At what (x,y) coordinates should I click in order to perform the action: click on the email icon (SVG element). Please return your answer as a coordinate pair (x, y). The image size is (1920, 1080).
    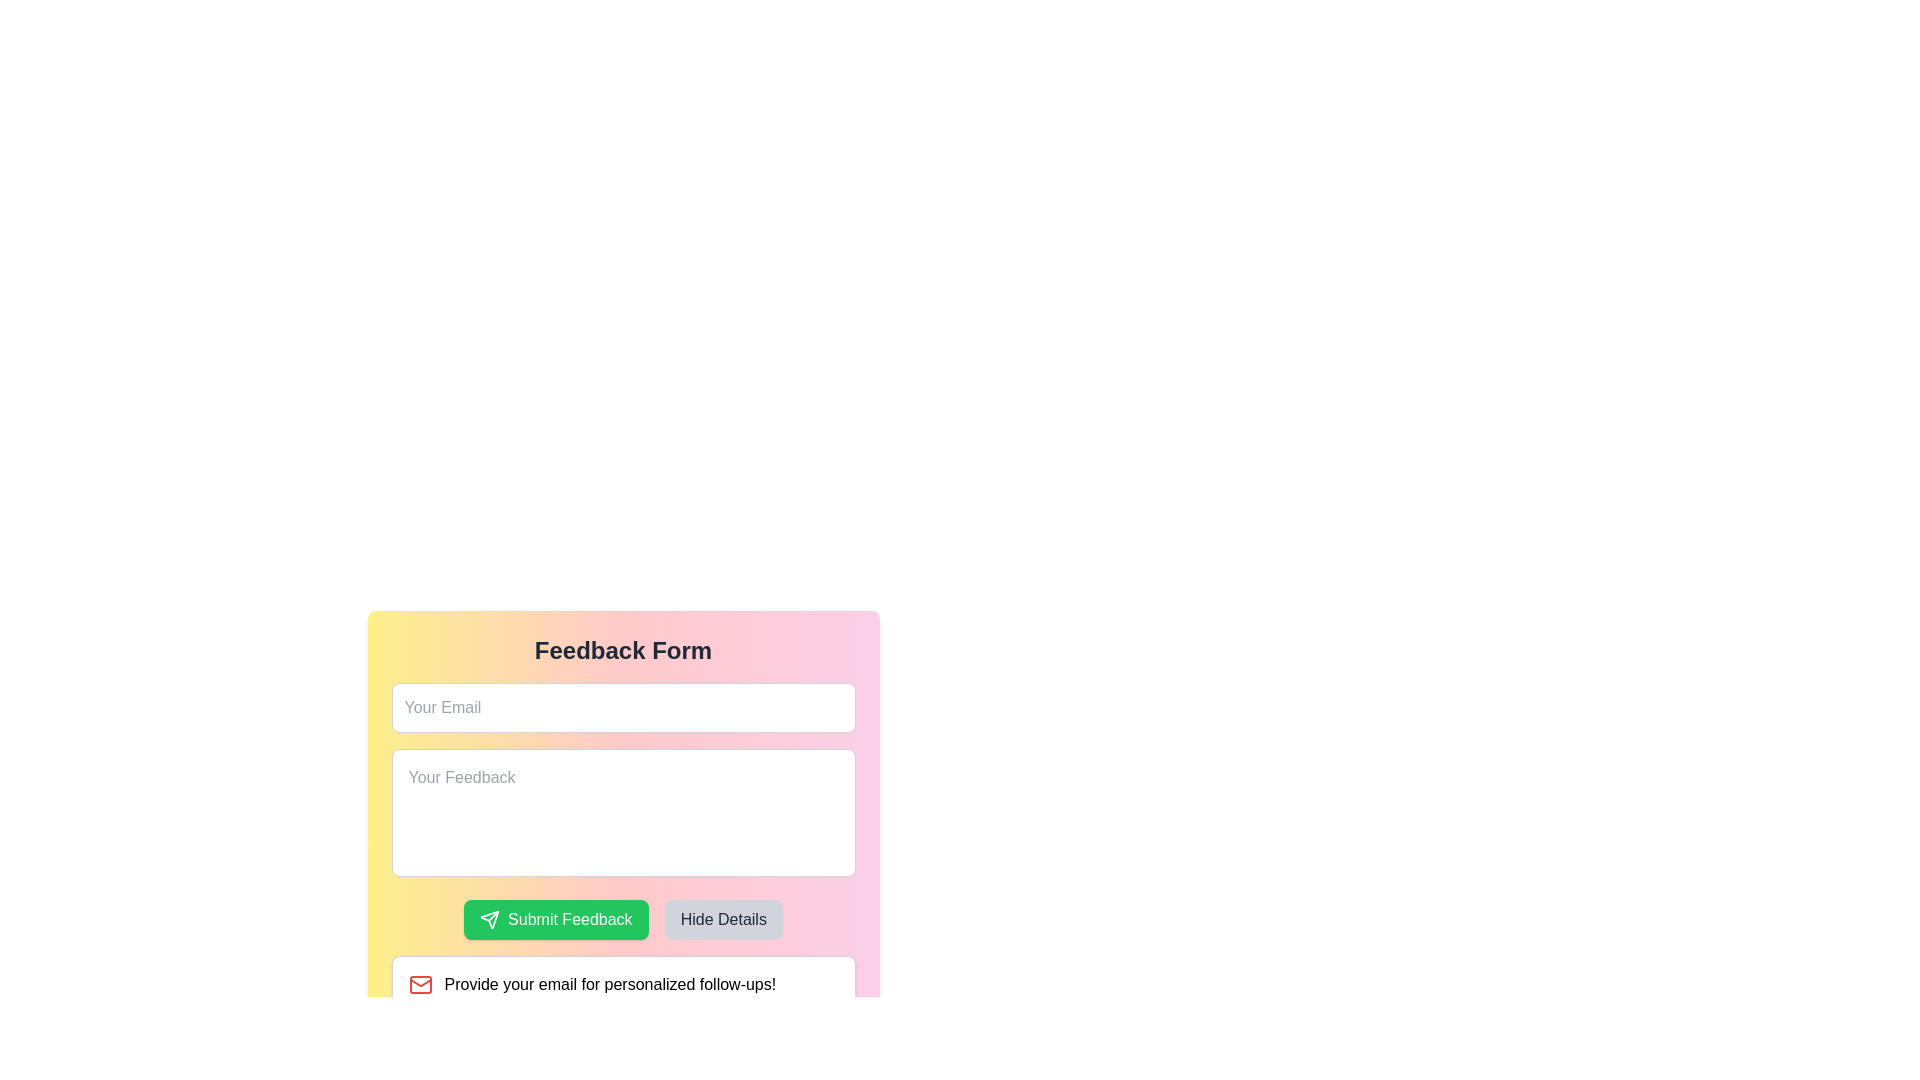
    Looking at the image, I should click on (419, 983).